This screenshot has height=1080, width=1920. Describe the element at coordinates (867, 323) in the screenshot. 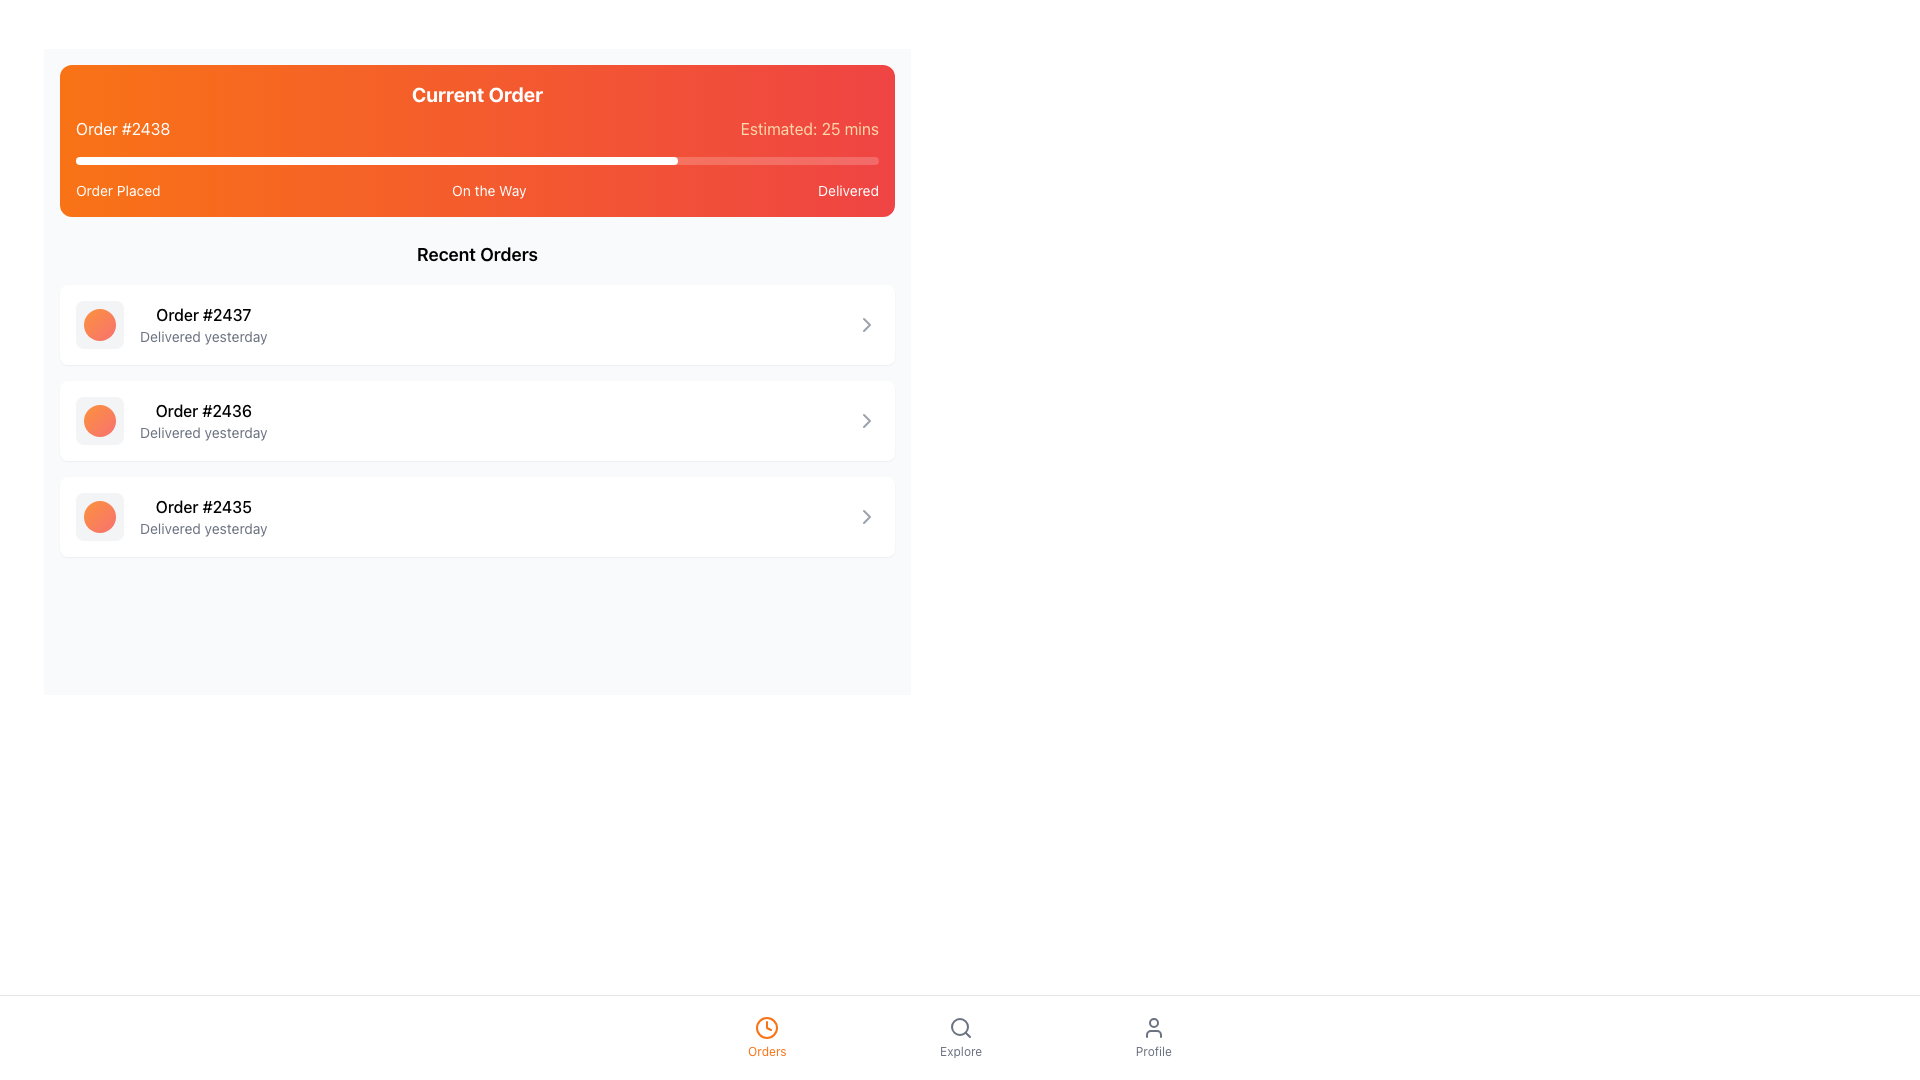

I see `the Chevron Right icon at the end of the first order in the Recent Orders section` at that location.